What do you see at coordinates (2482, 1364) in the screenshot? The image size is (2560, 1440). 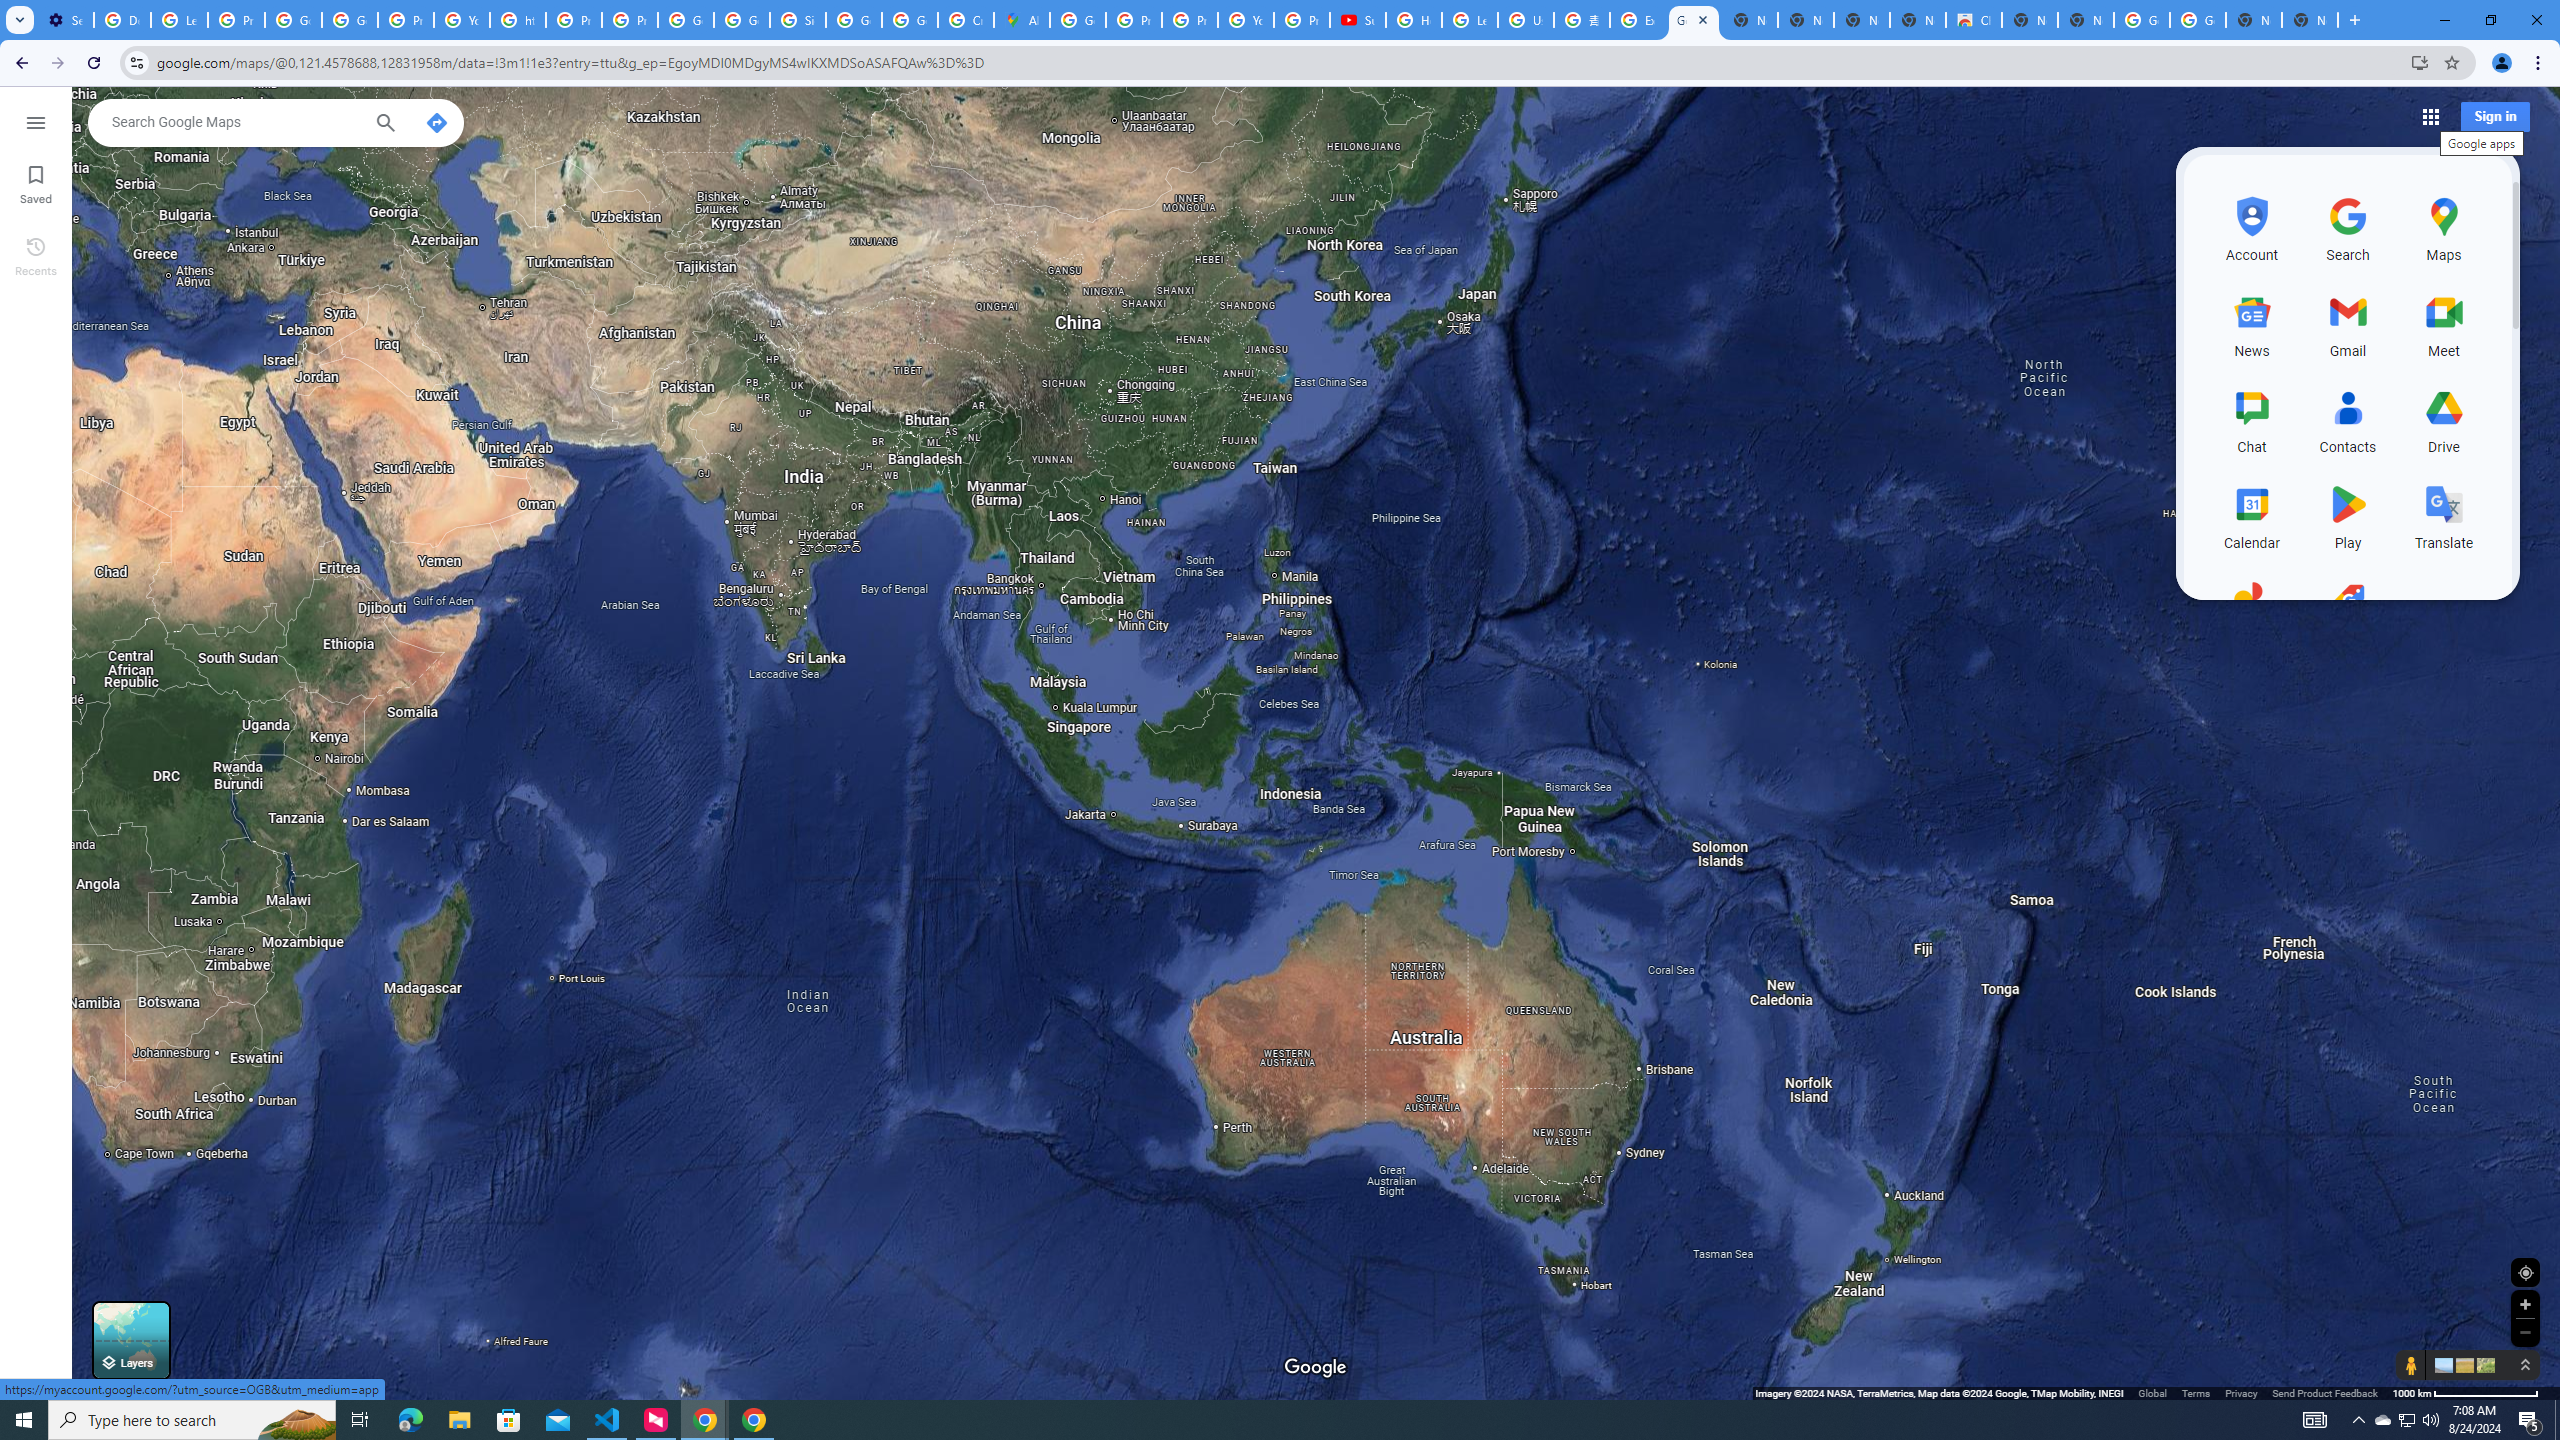 I see `'Show imagery'` at bounding box center [2482, 1364].